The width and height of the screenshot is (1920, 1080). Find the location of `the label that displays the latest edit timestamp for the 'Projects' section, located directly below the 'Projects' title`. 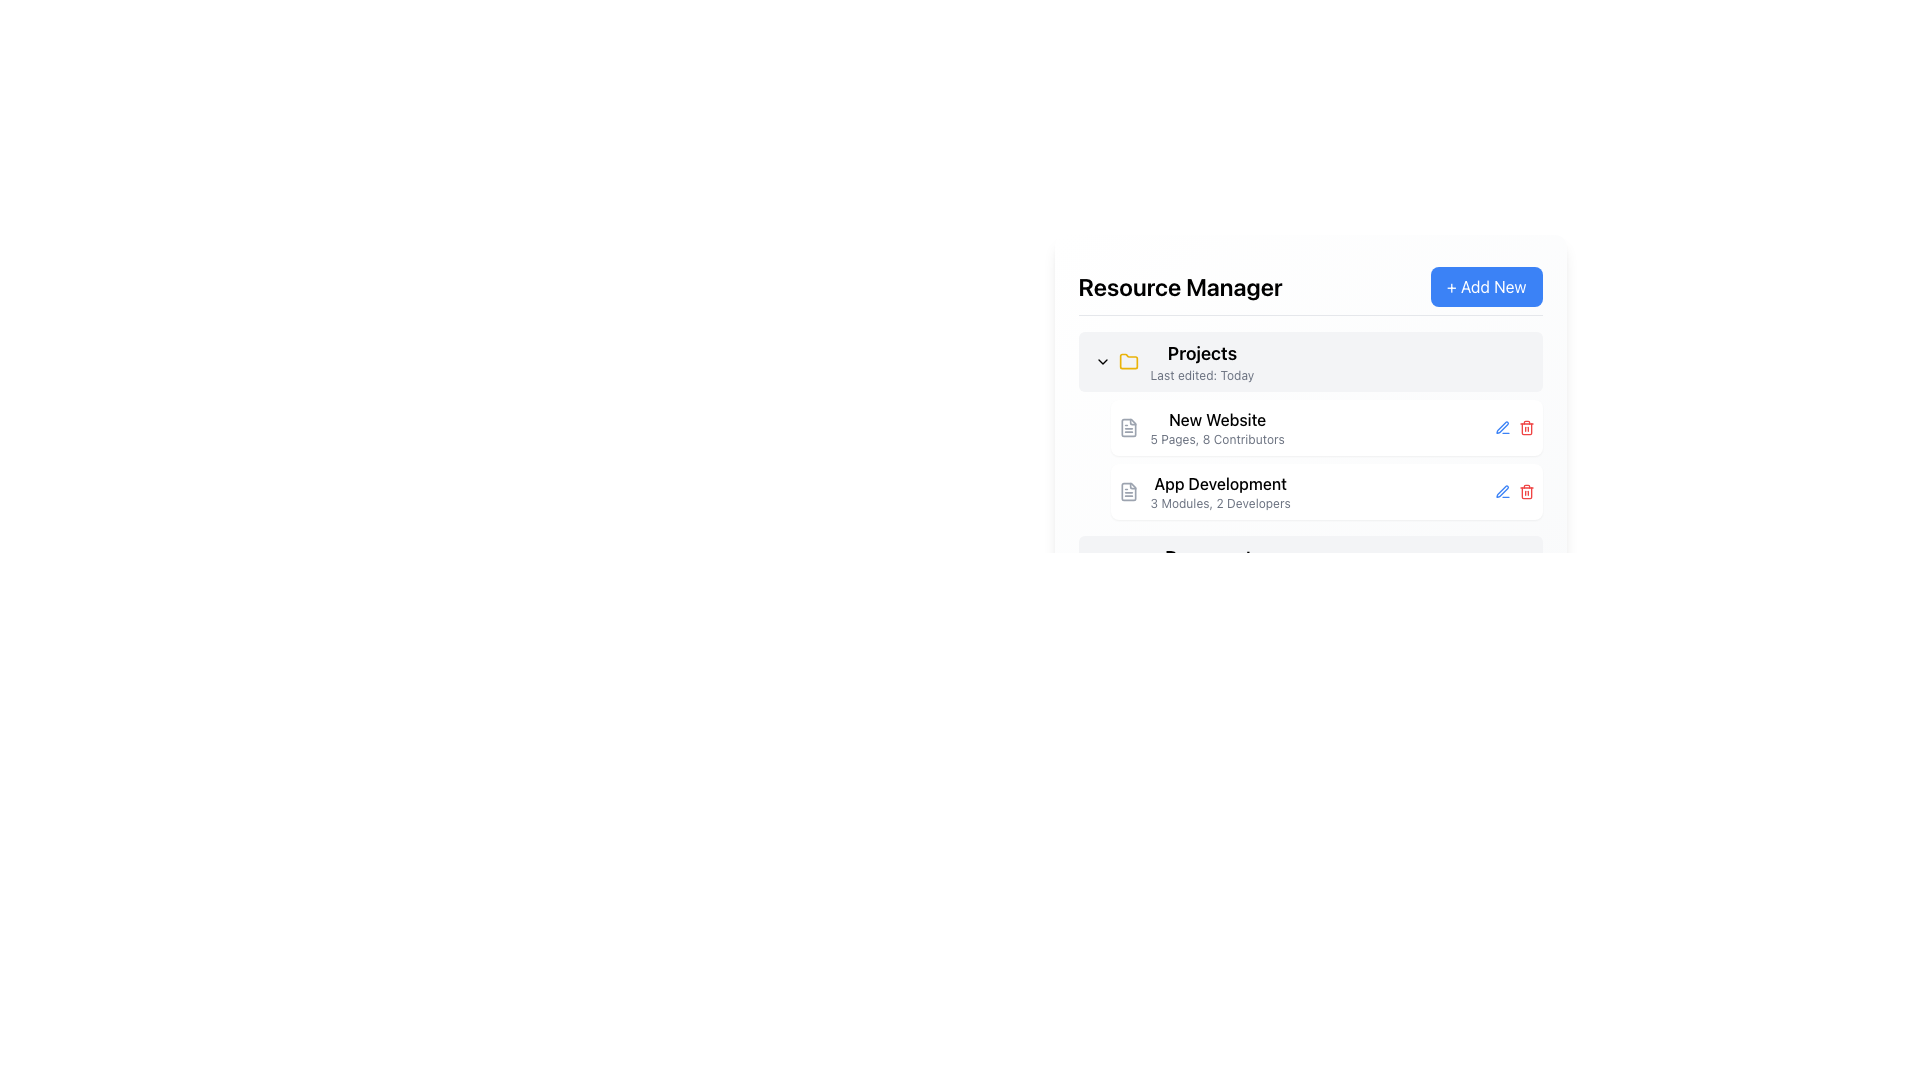

the label that displays the latest edit timestamp for the 'Projects' section, located directly below the 'Projects' title is located at coordinates (1201, 375).